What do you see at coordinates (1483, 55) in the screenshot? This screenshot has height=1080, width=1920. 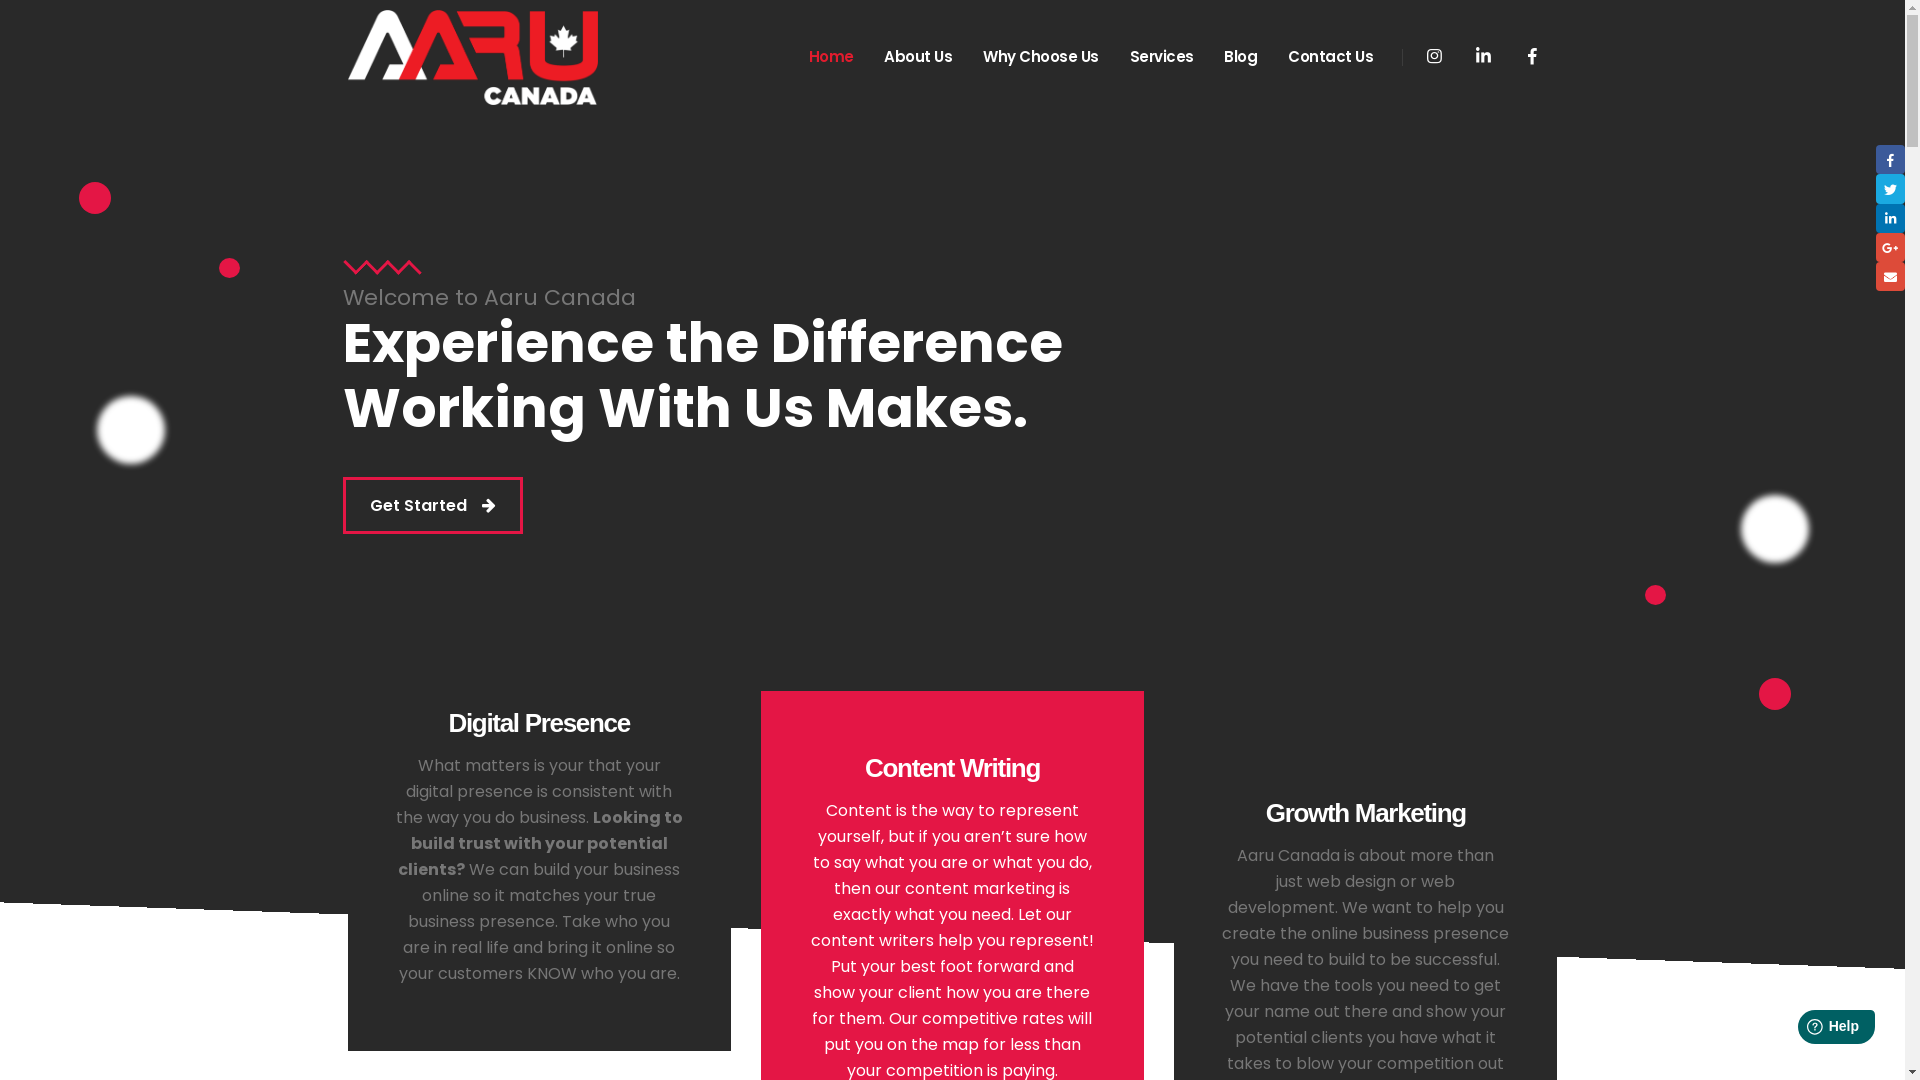 I see `'LinkedIn'` at bounding box center [1483, 55].